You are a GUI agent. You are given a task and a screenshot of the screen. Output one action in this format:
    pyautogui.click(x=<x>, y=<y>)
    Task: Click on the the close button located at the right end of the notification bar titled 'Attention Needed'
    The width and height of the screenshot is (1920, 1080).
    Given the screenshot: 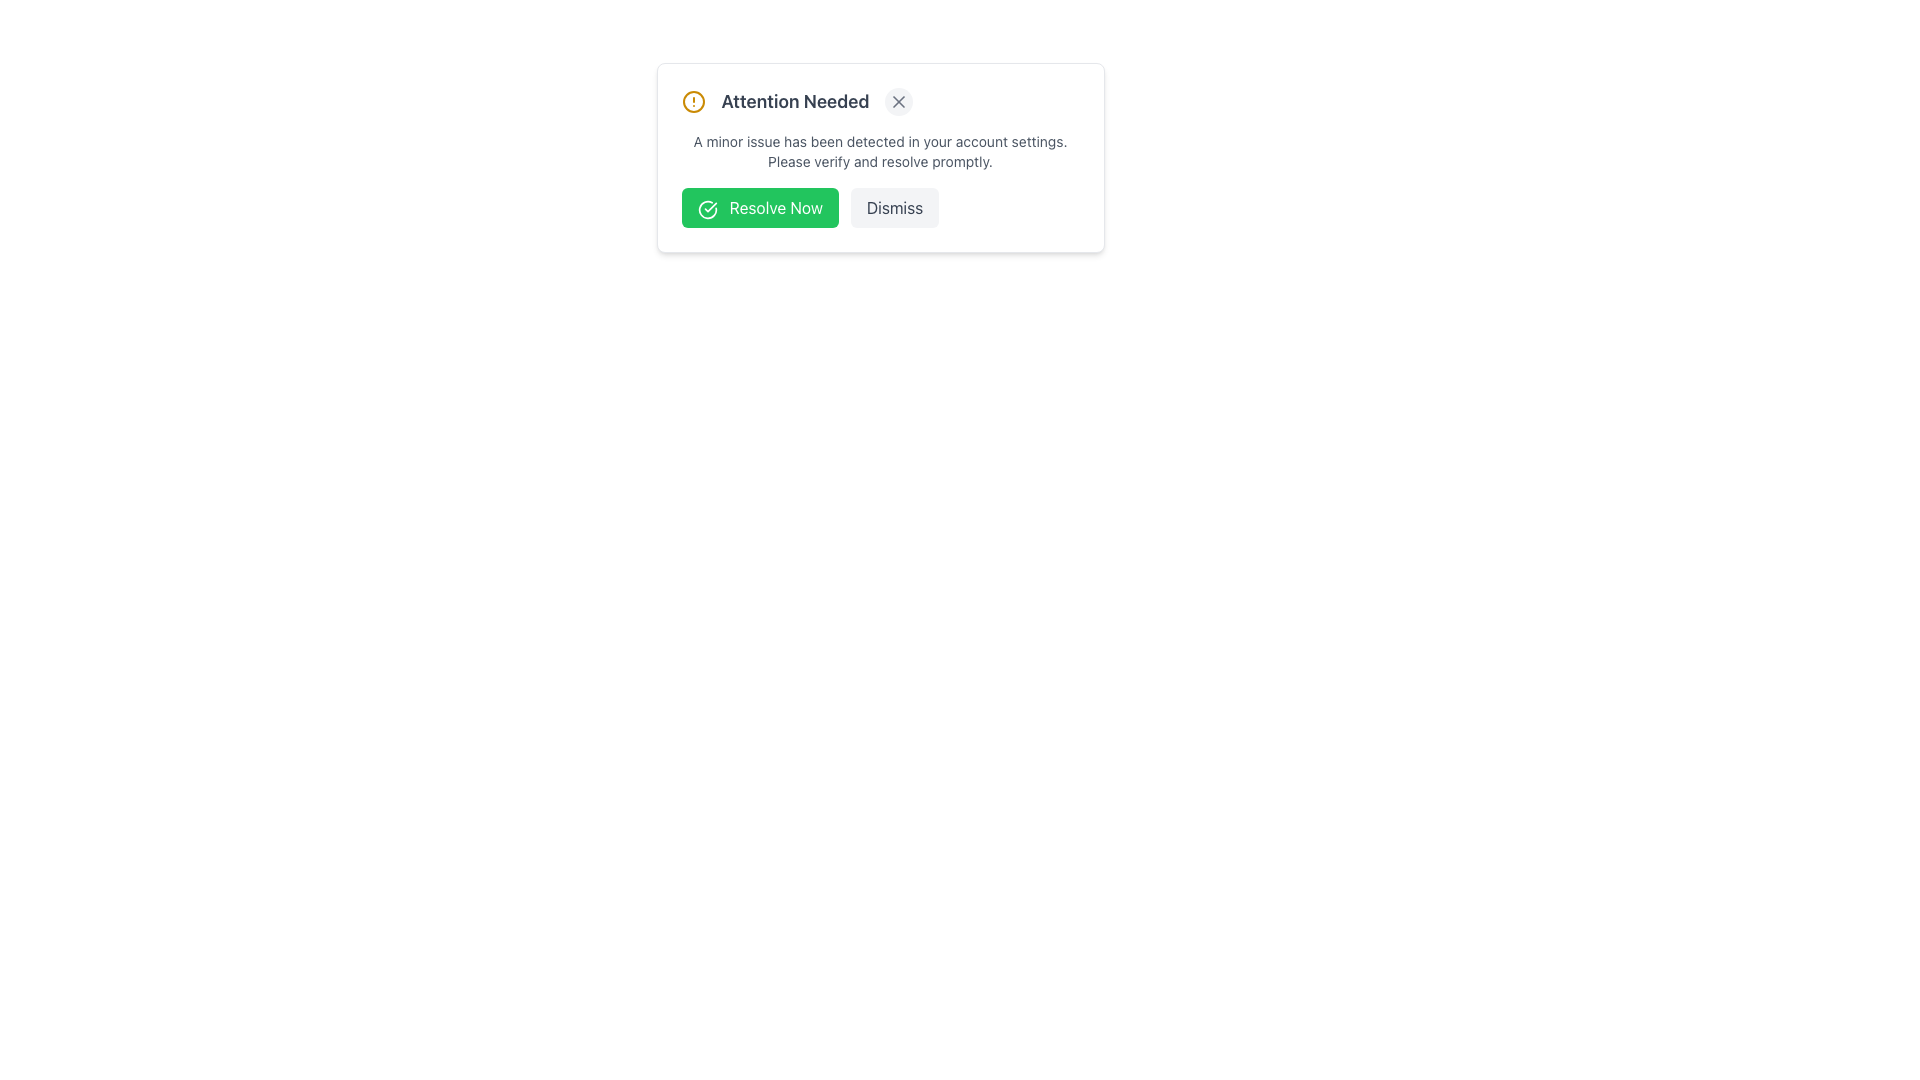 What is the action you would take?
    pyautogui.click(x=898, y=101)
    